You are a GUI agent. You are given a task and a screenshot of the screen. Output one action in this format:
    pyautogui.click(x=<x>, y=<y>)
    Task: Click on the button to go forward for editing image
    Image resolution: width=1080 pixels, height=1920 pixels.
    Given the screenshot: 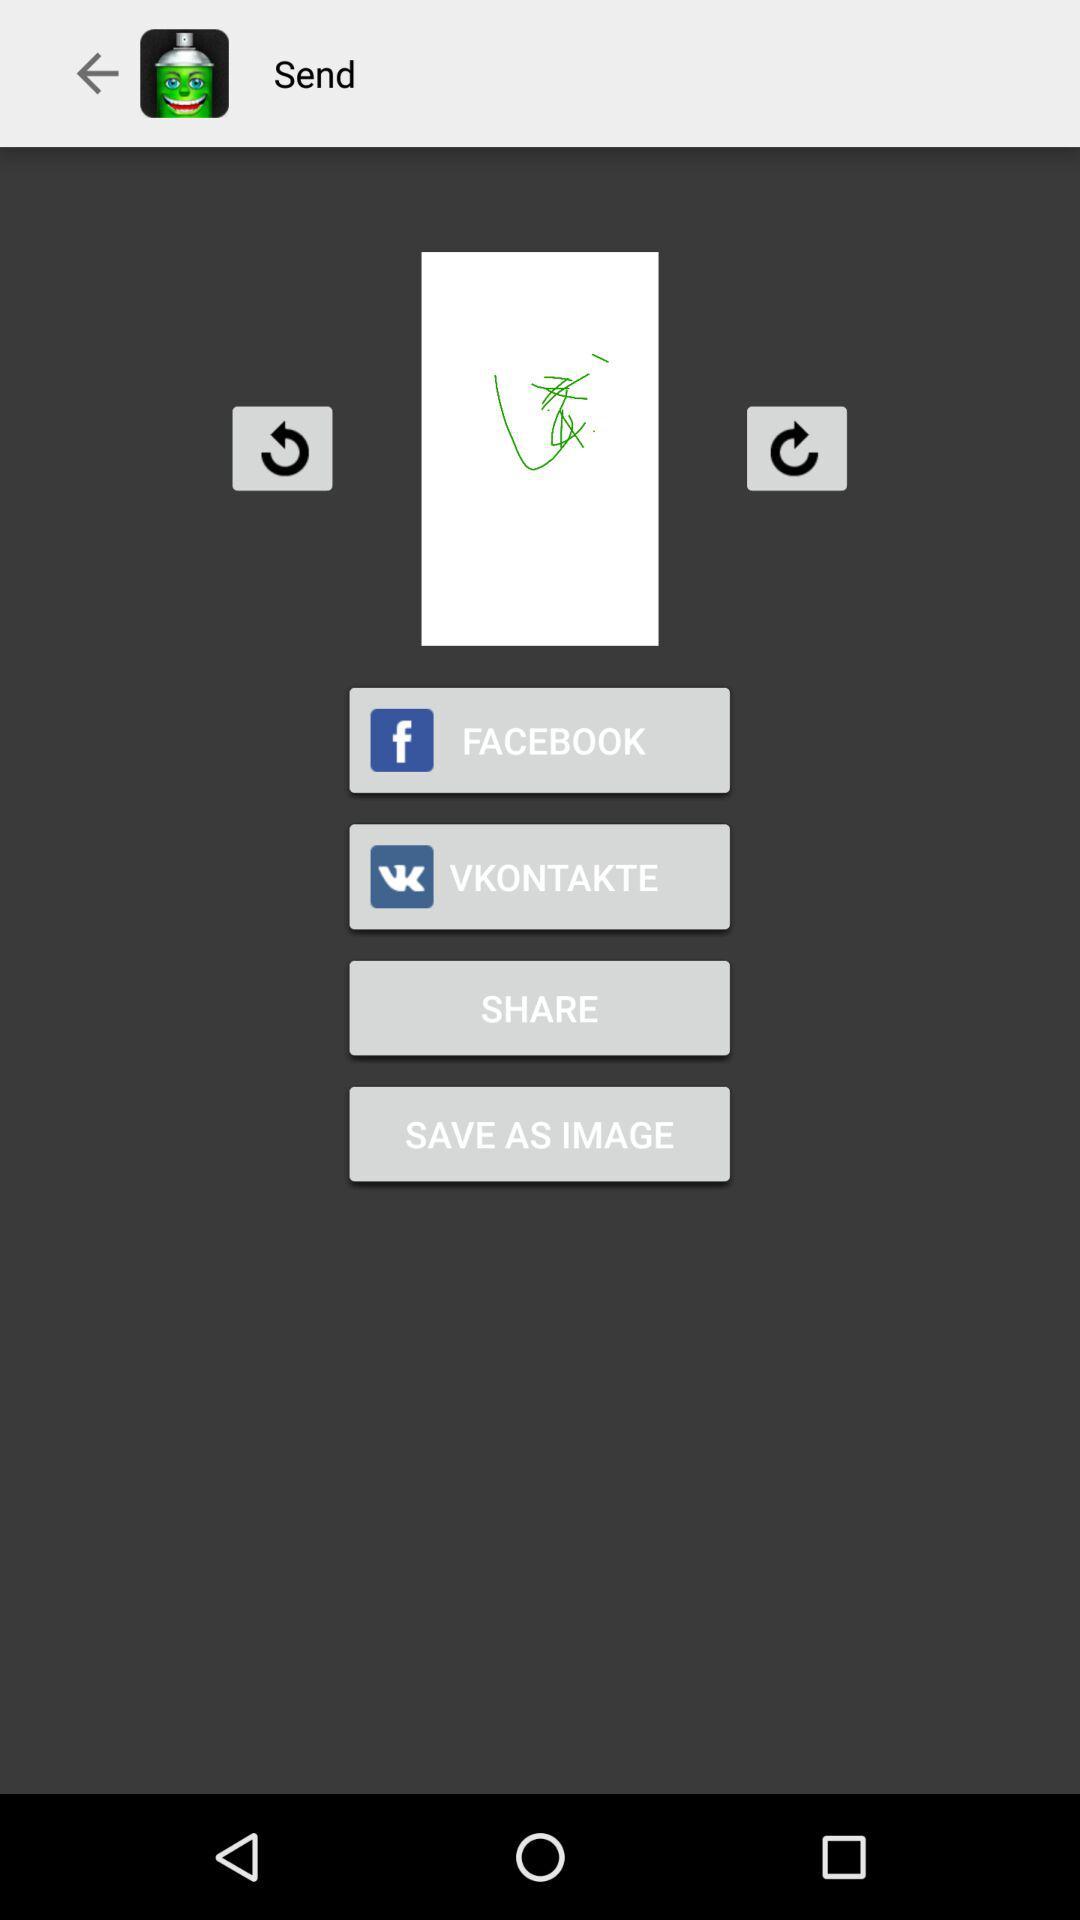 What is the action you would take?
    pyautogui.click(x=795, y=447)
    